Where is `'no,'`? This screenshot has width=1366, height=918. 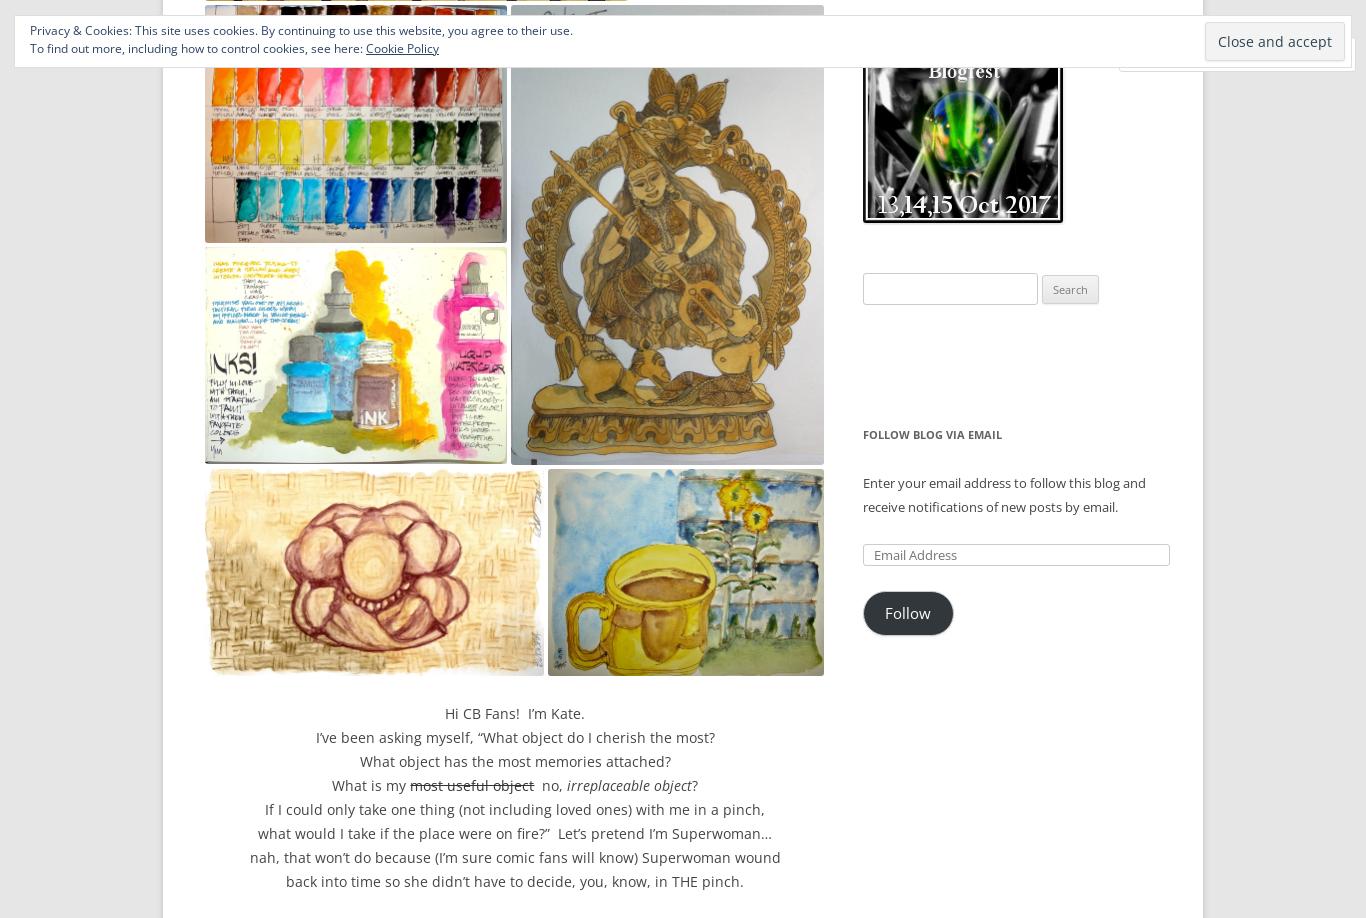 'no,' is located at coordinates (548, 784).